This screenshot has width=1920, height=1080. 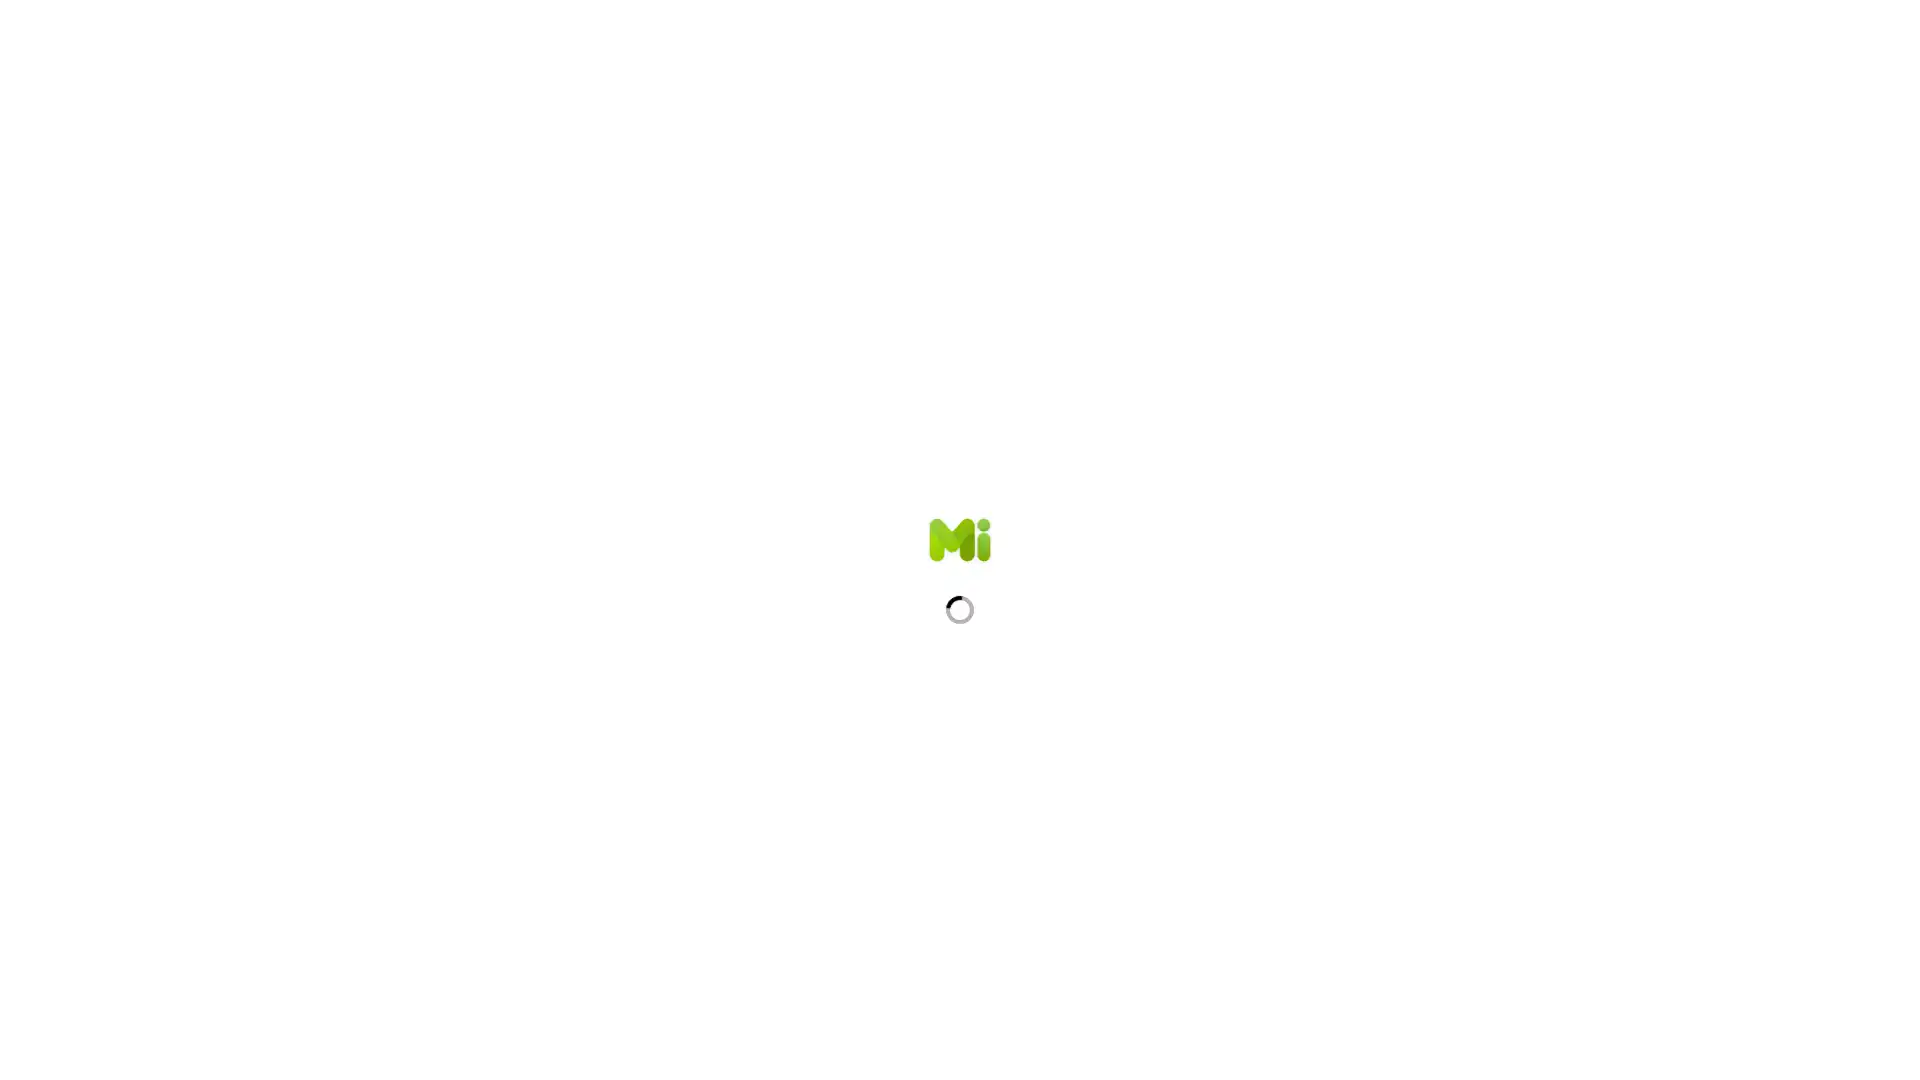 I want to click on Sign Up, so click(x=1771, y=30).